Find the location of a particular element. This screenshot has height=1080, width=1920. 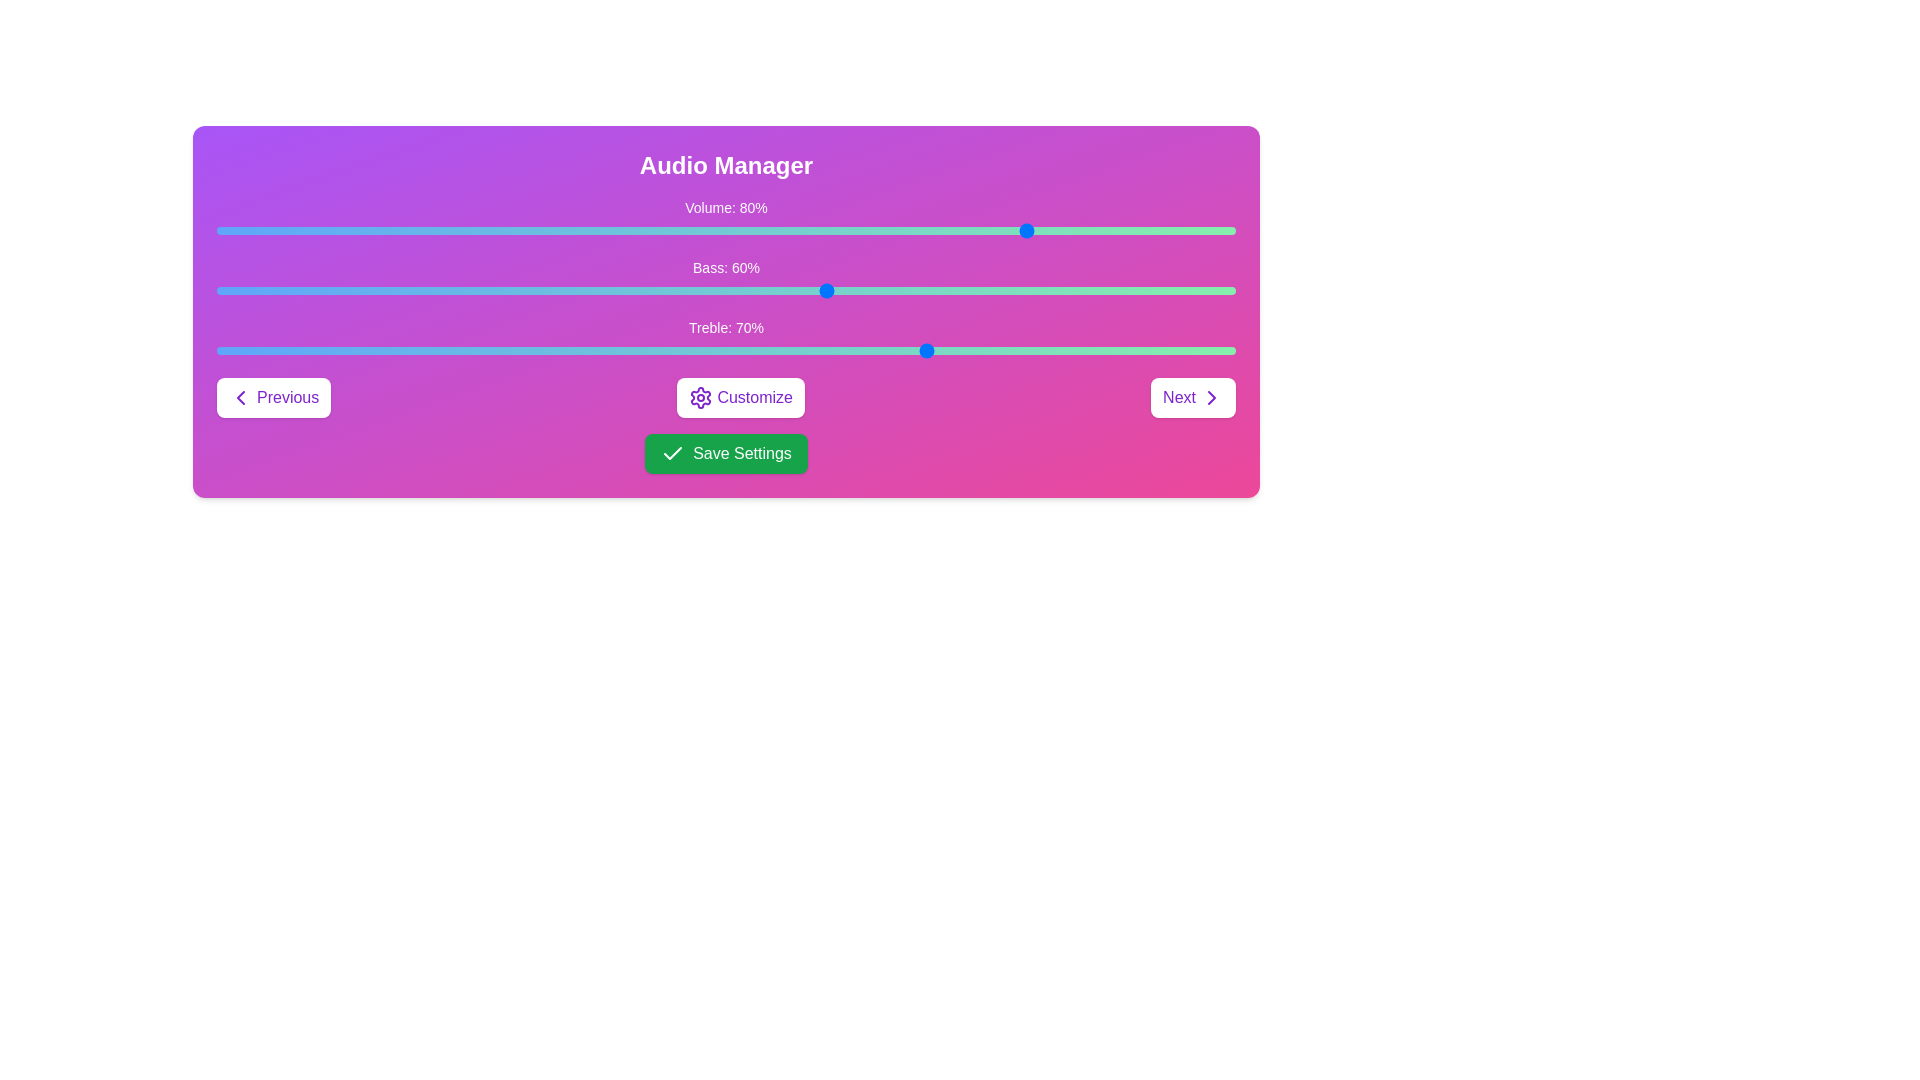

the slider value is located at coordinates (1123, 230).